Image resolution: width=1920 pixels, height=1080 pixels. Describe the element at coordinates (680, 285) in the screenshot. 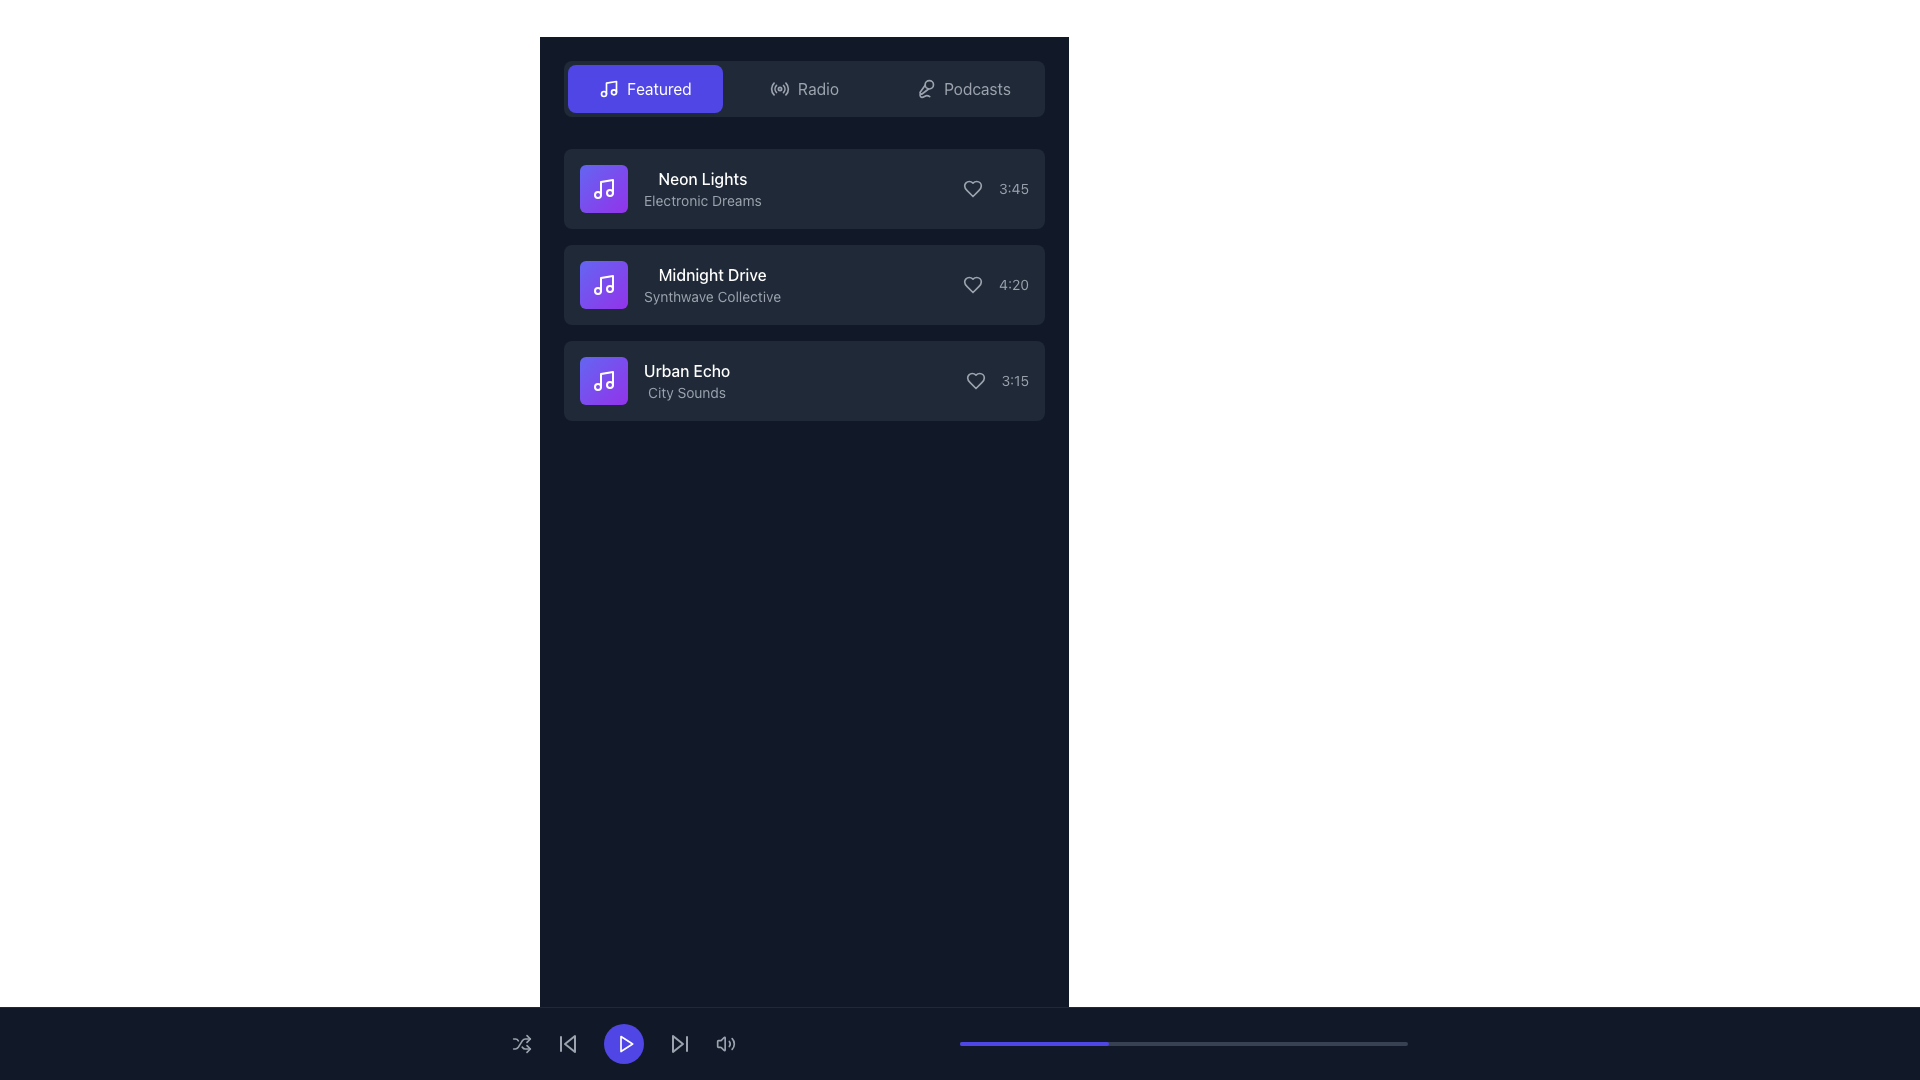

I see `the music track list item titled 'Midnight Drive' by 'Synthwave Collective'` at that location.